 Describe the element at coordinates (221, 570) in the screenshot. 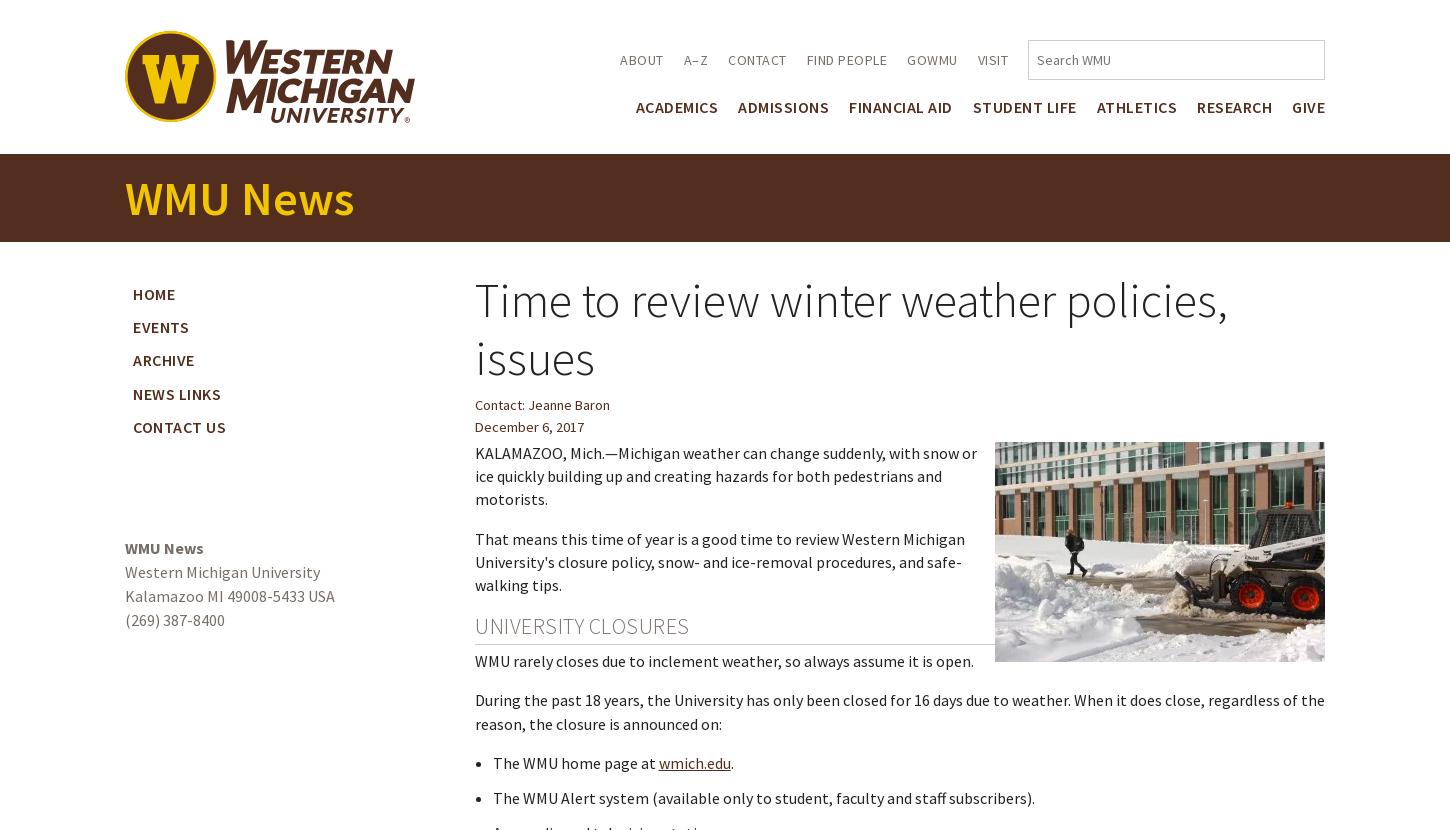

I see `'Western Michigan University'` at that location.